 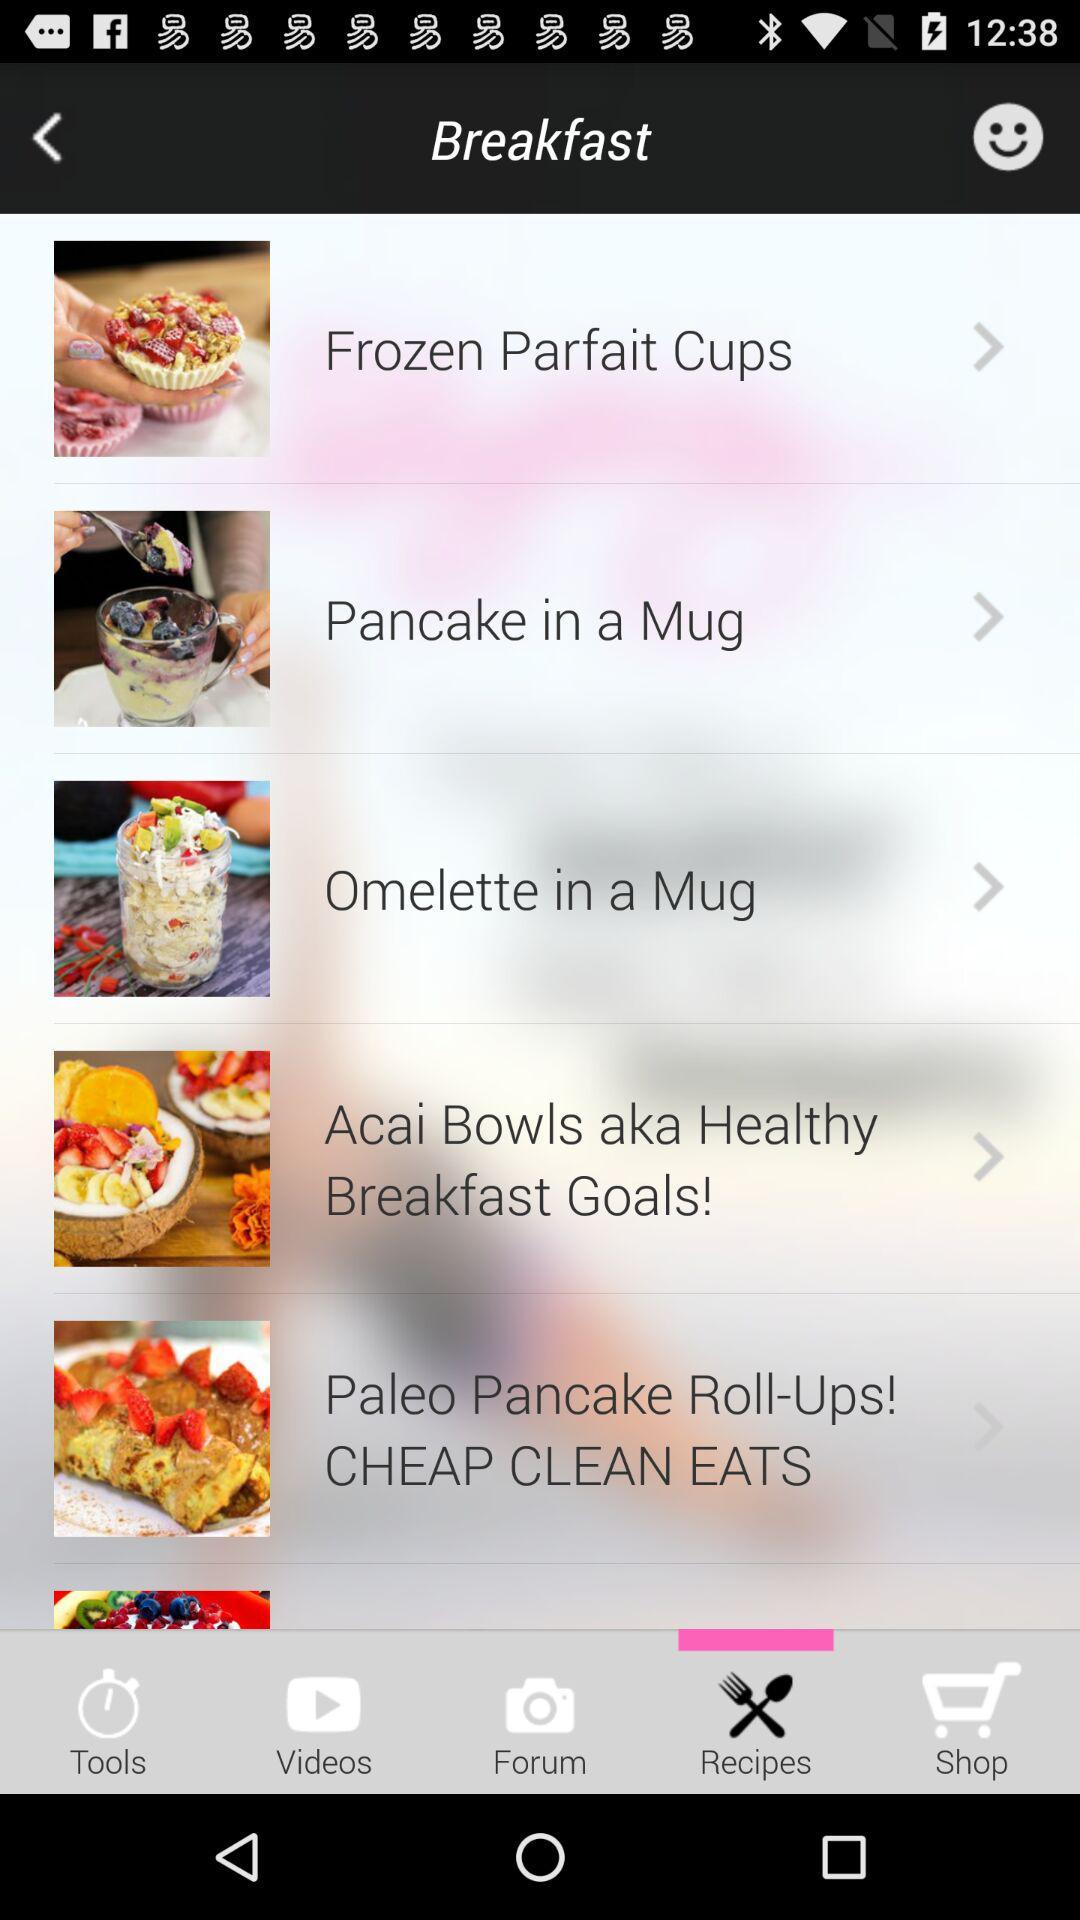 What do you see at coordinates (74, 147) in the screenshot?
I see `the arrow_backward icon` at bounding box center [74, 147].